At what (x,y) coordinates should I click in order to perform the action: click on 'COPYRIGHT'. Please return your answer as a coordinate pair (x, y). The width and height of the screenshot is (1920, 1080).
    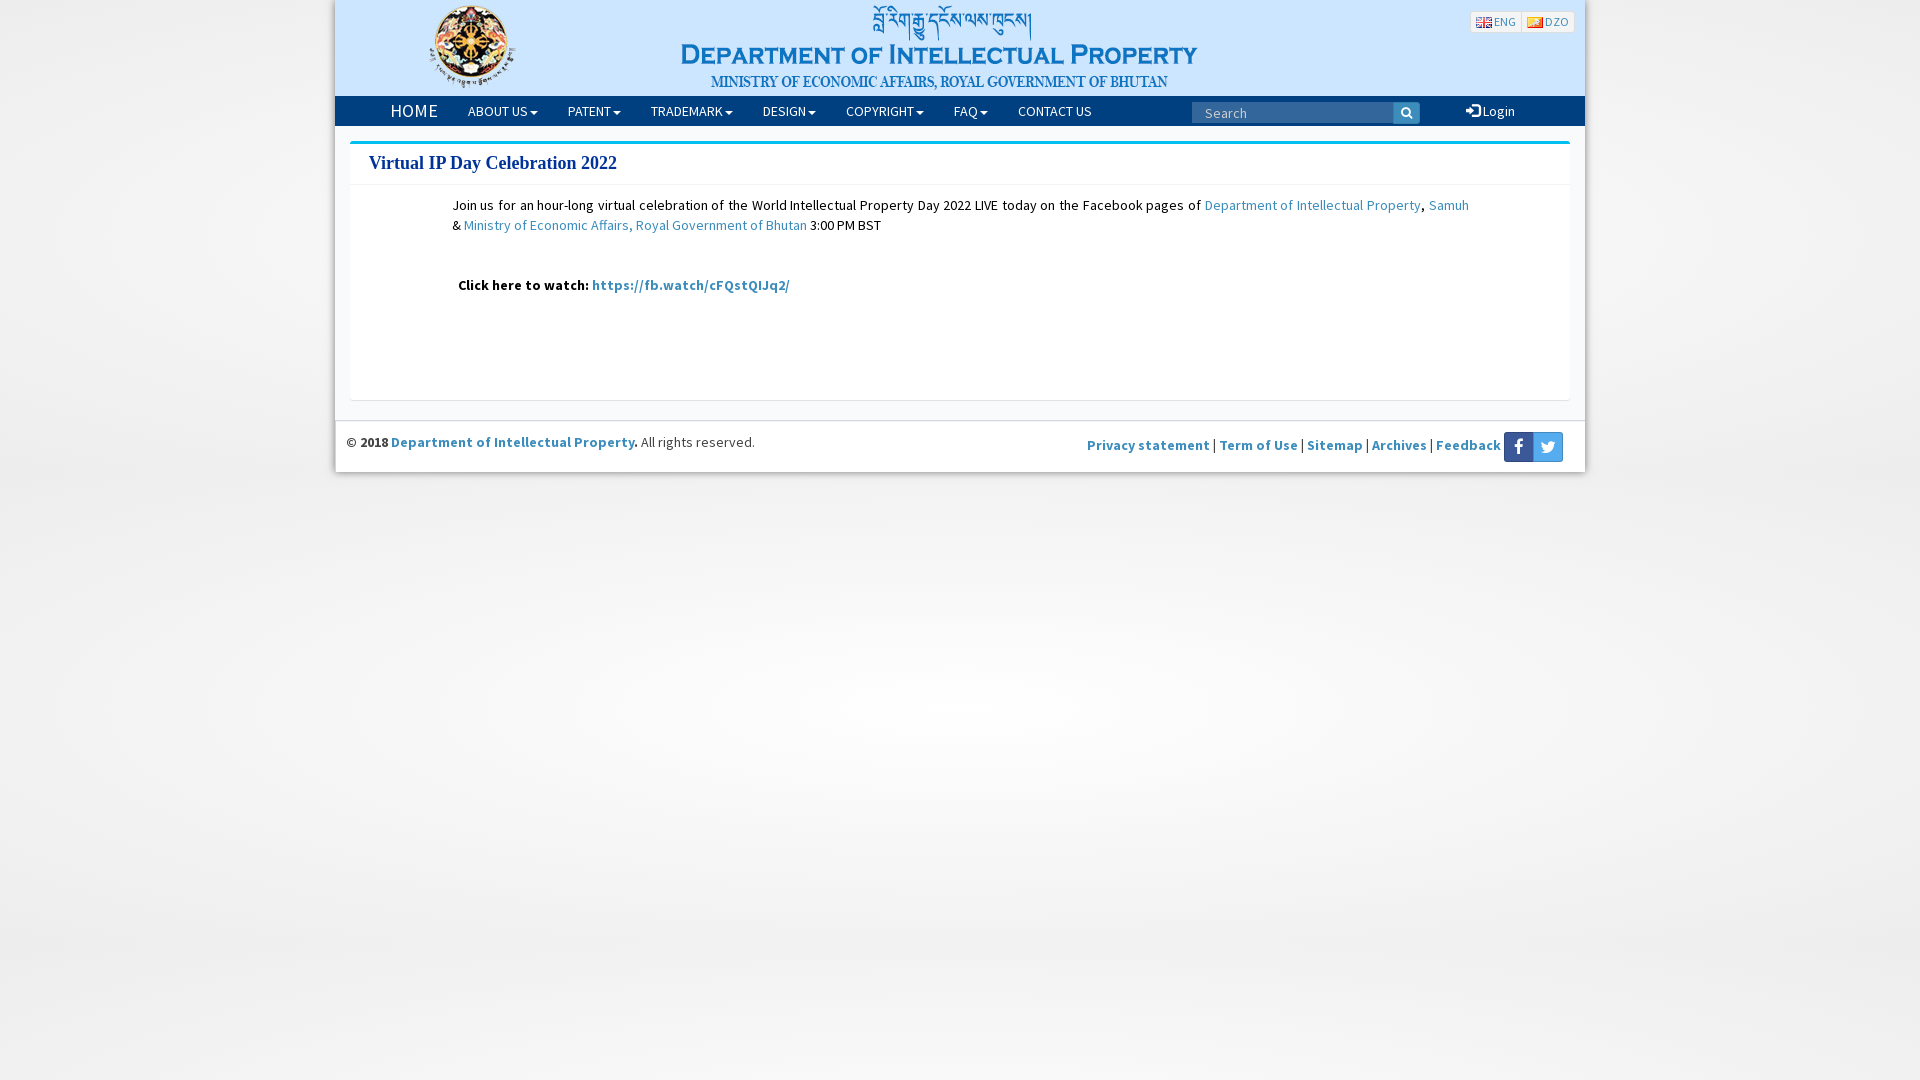
    Looking at the image, I should click on (883, 111).